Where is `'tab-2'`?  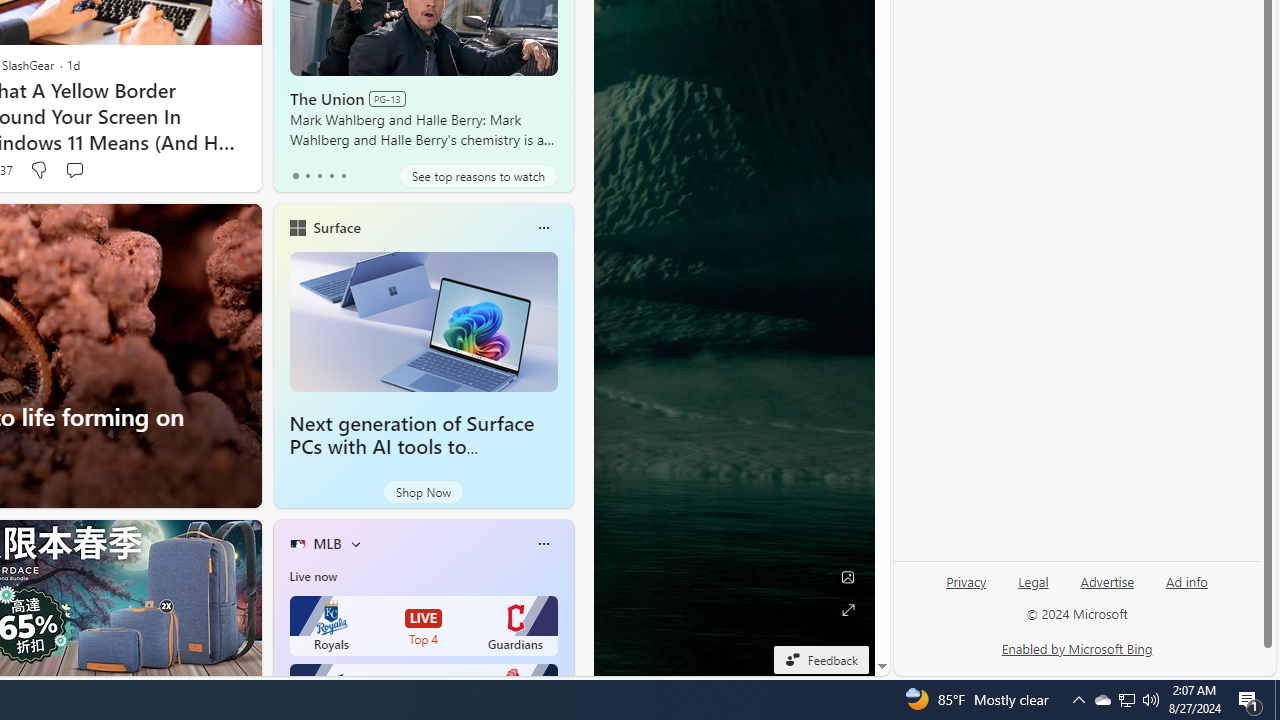 'tab-2' is located at coordinates (320, 175).